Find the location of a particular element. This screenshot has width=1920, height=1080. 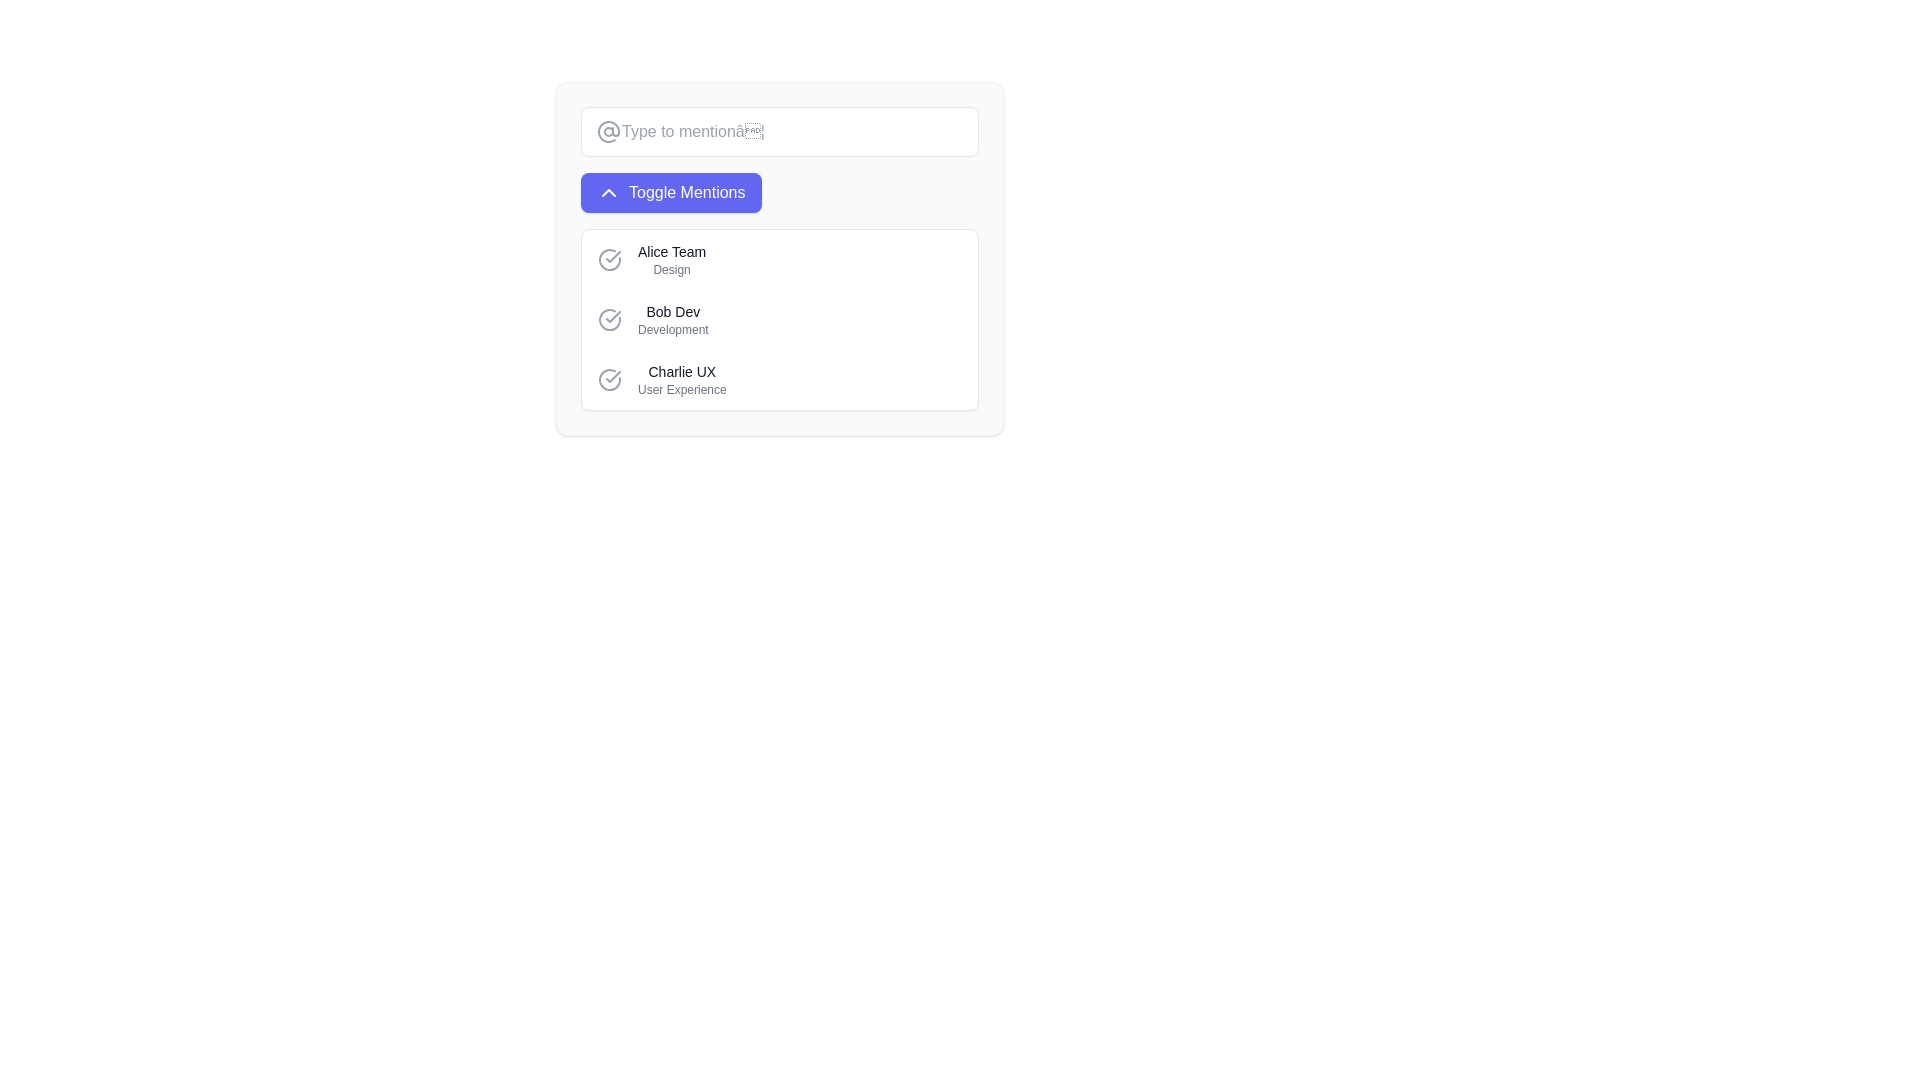

the circular checkmark icon located to the left of the list item for 'Bob Dev' in the second row of the dropdown is located at coordinates (612, 315).